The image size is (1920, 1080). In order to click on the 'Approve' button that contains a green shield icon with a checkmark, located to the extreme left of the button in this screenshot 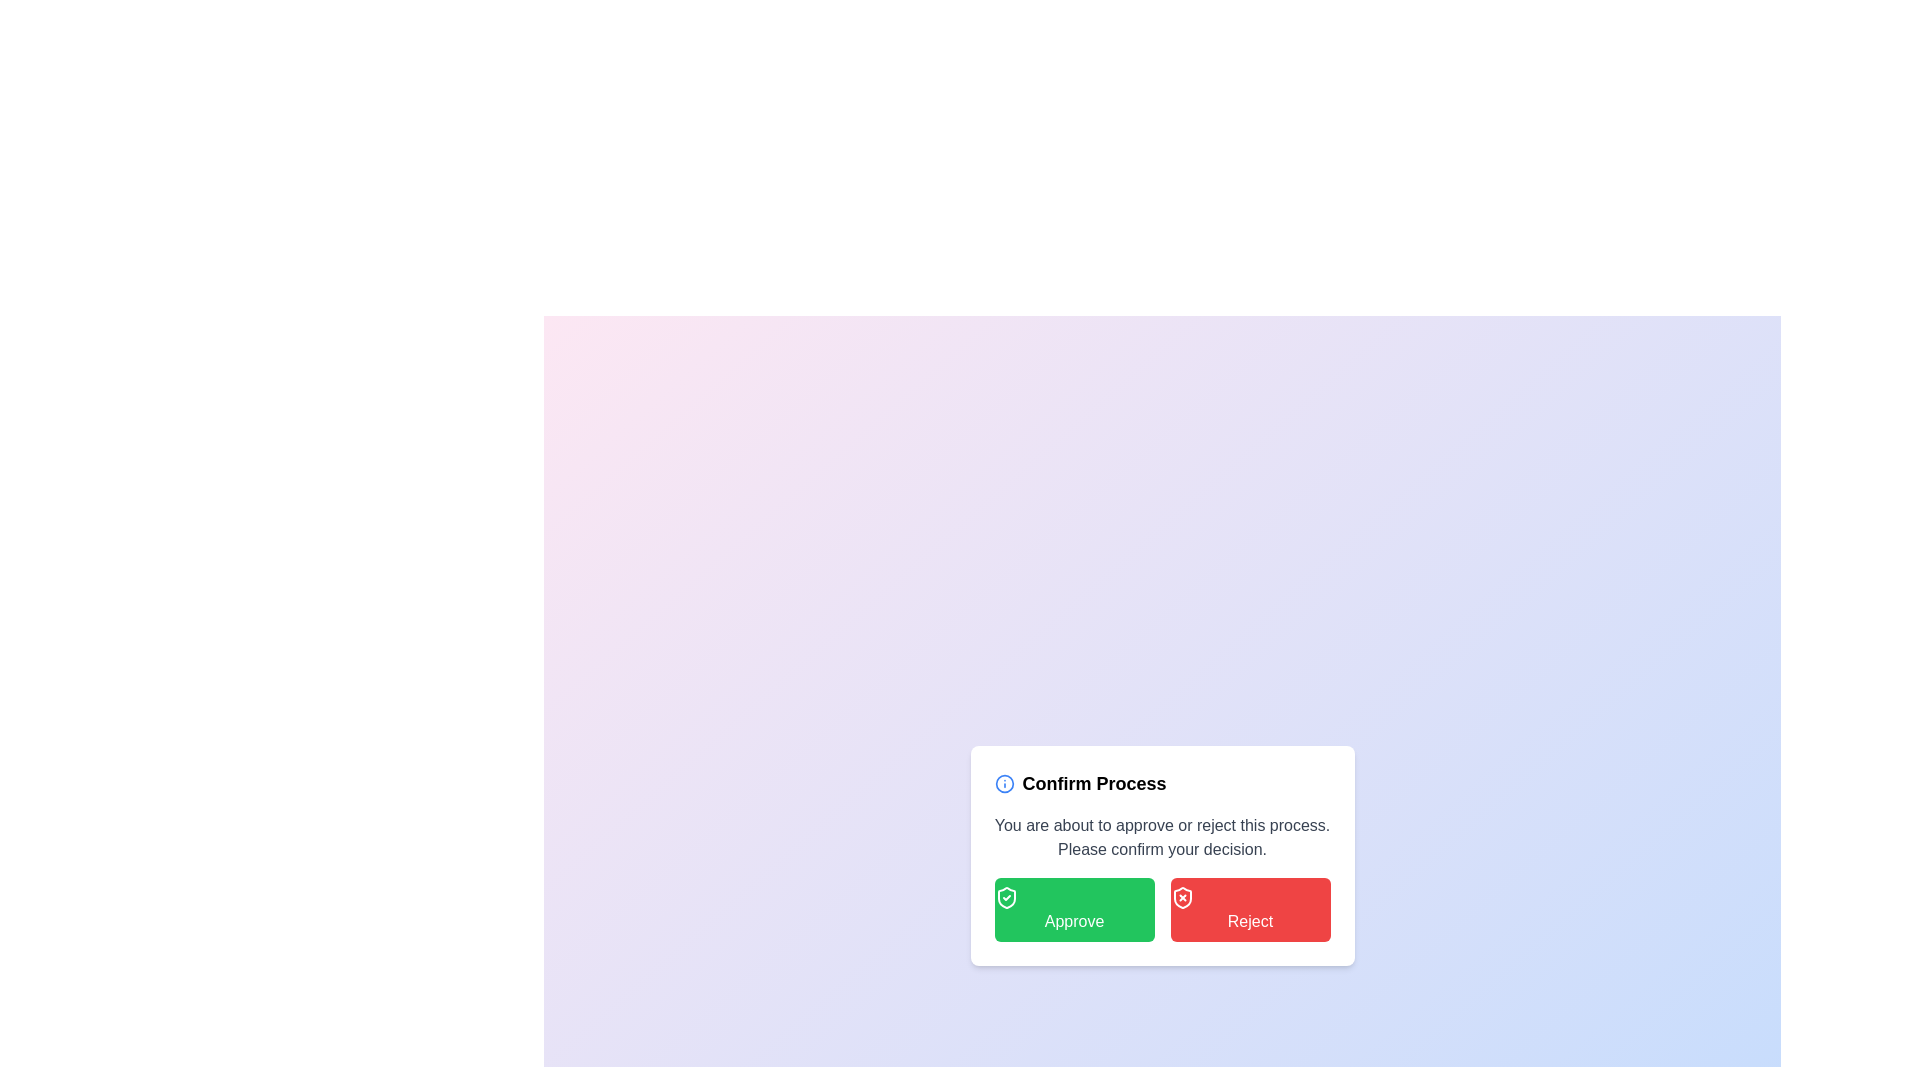, I will do `click(1006, 897)`.